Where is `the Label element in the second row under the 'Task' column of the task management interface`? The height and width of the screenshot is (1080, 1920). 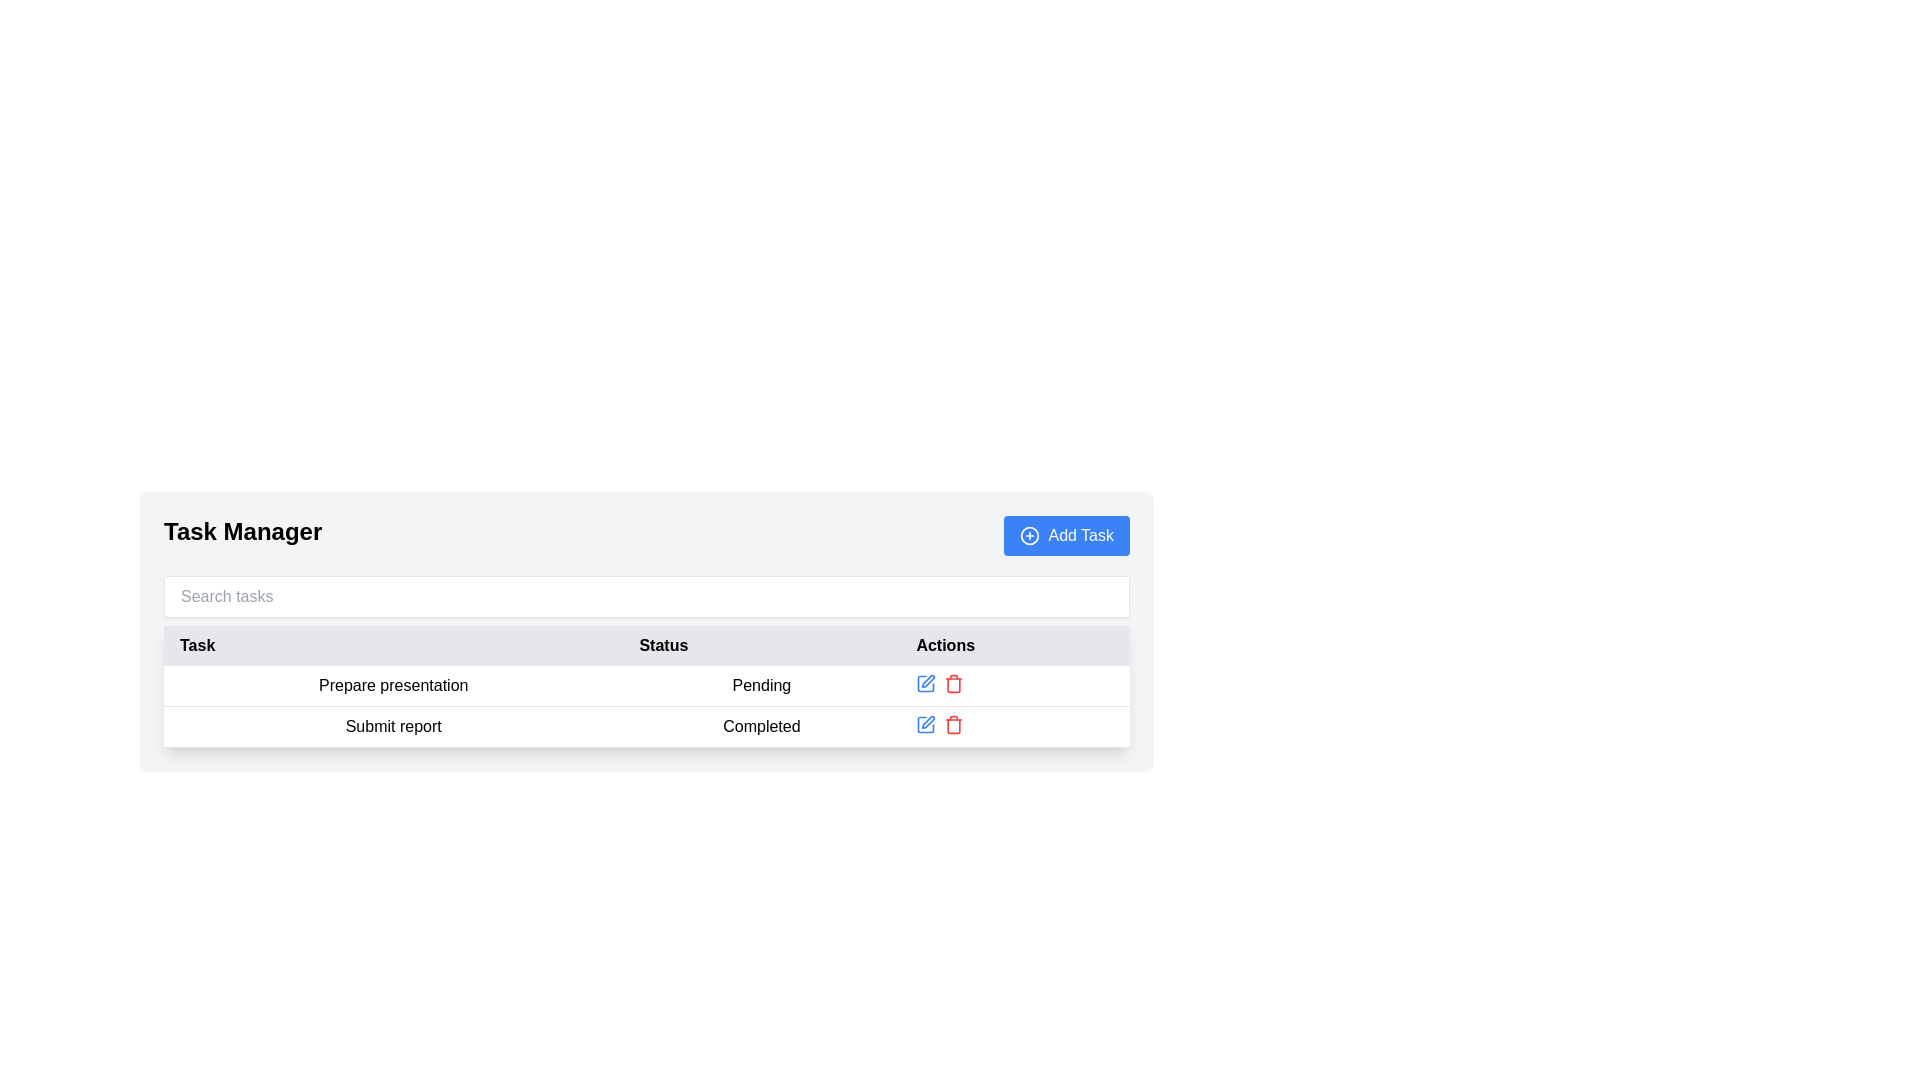 the Label element in the second row under the 'Task' column of the task management interface is located at coordinates (393, 726).